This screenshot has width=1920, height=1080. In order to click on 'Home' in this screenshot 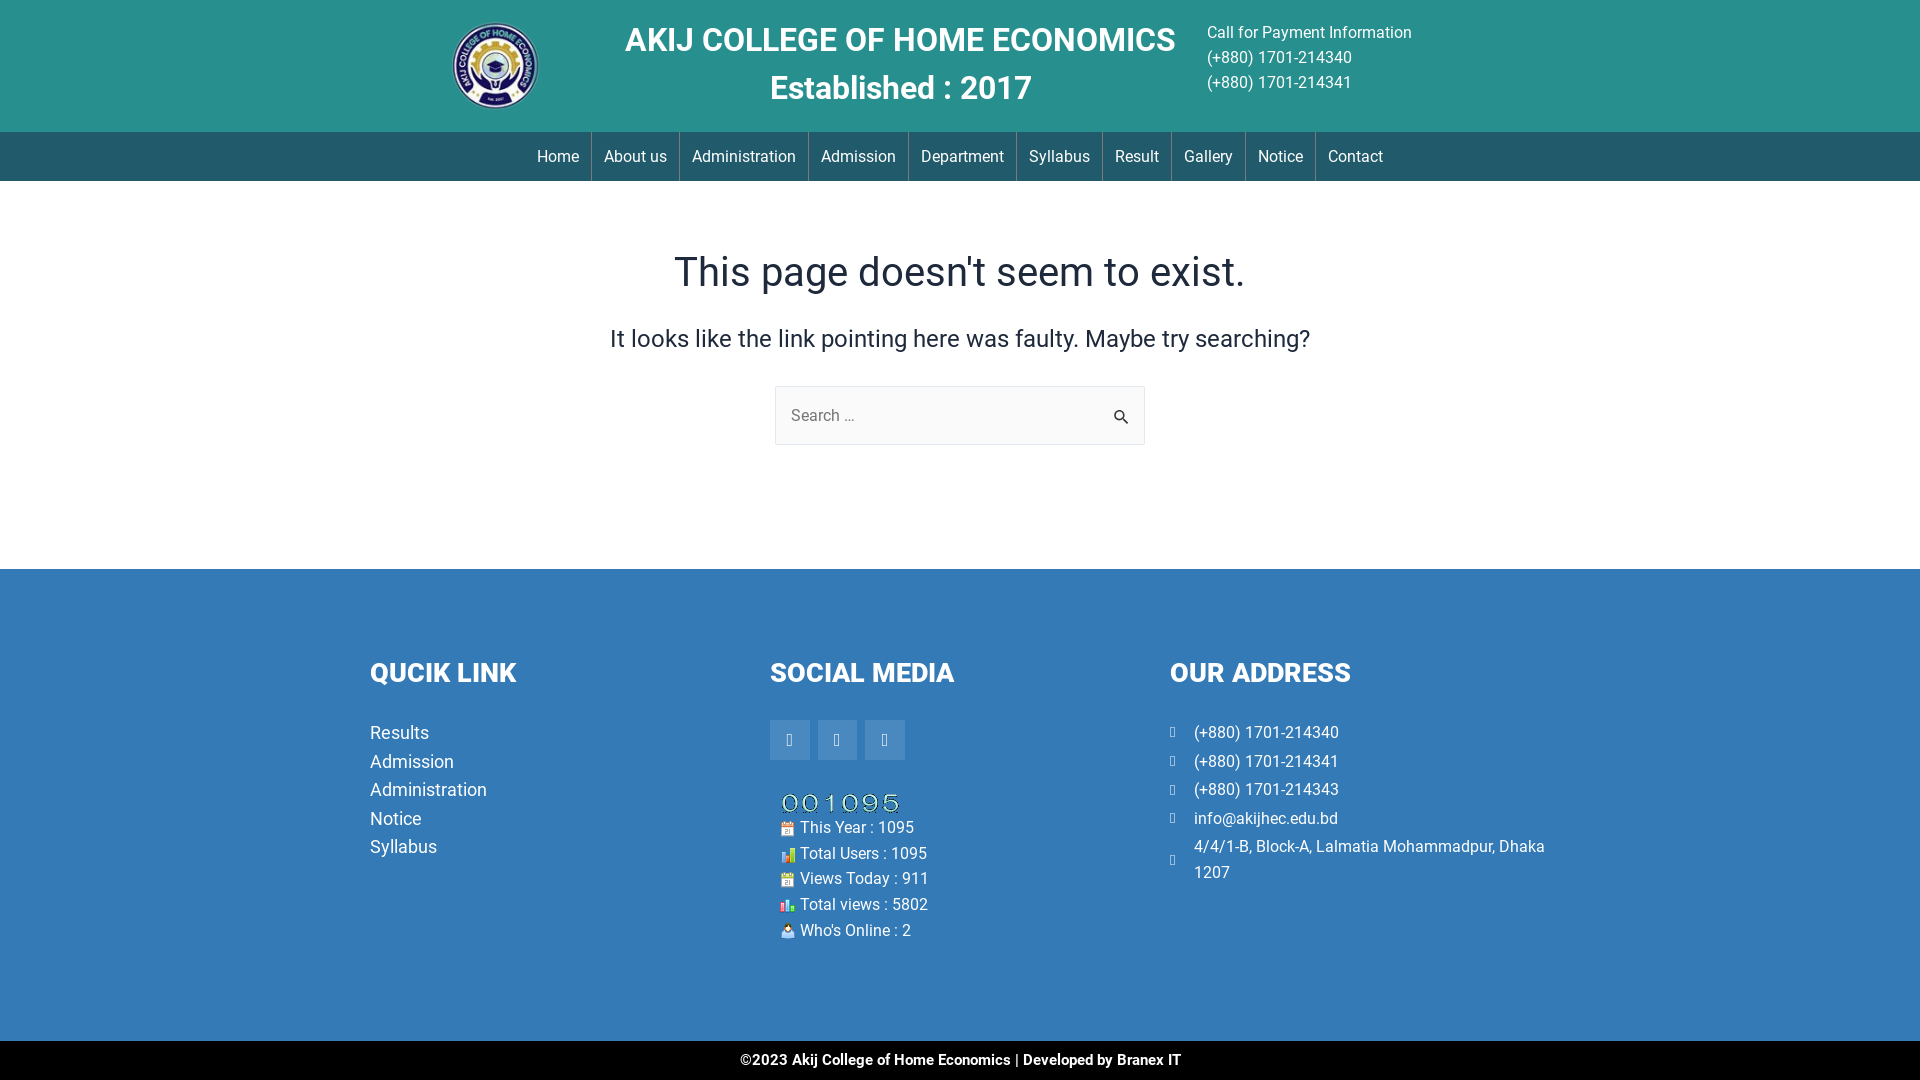, I will do `click(557, 155)`.